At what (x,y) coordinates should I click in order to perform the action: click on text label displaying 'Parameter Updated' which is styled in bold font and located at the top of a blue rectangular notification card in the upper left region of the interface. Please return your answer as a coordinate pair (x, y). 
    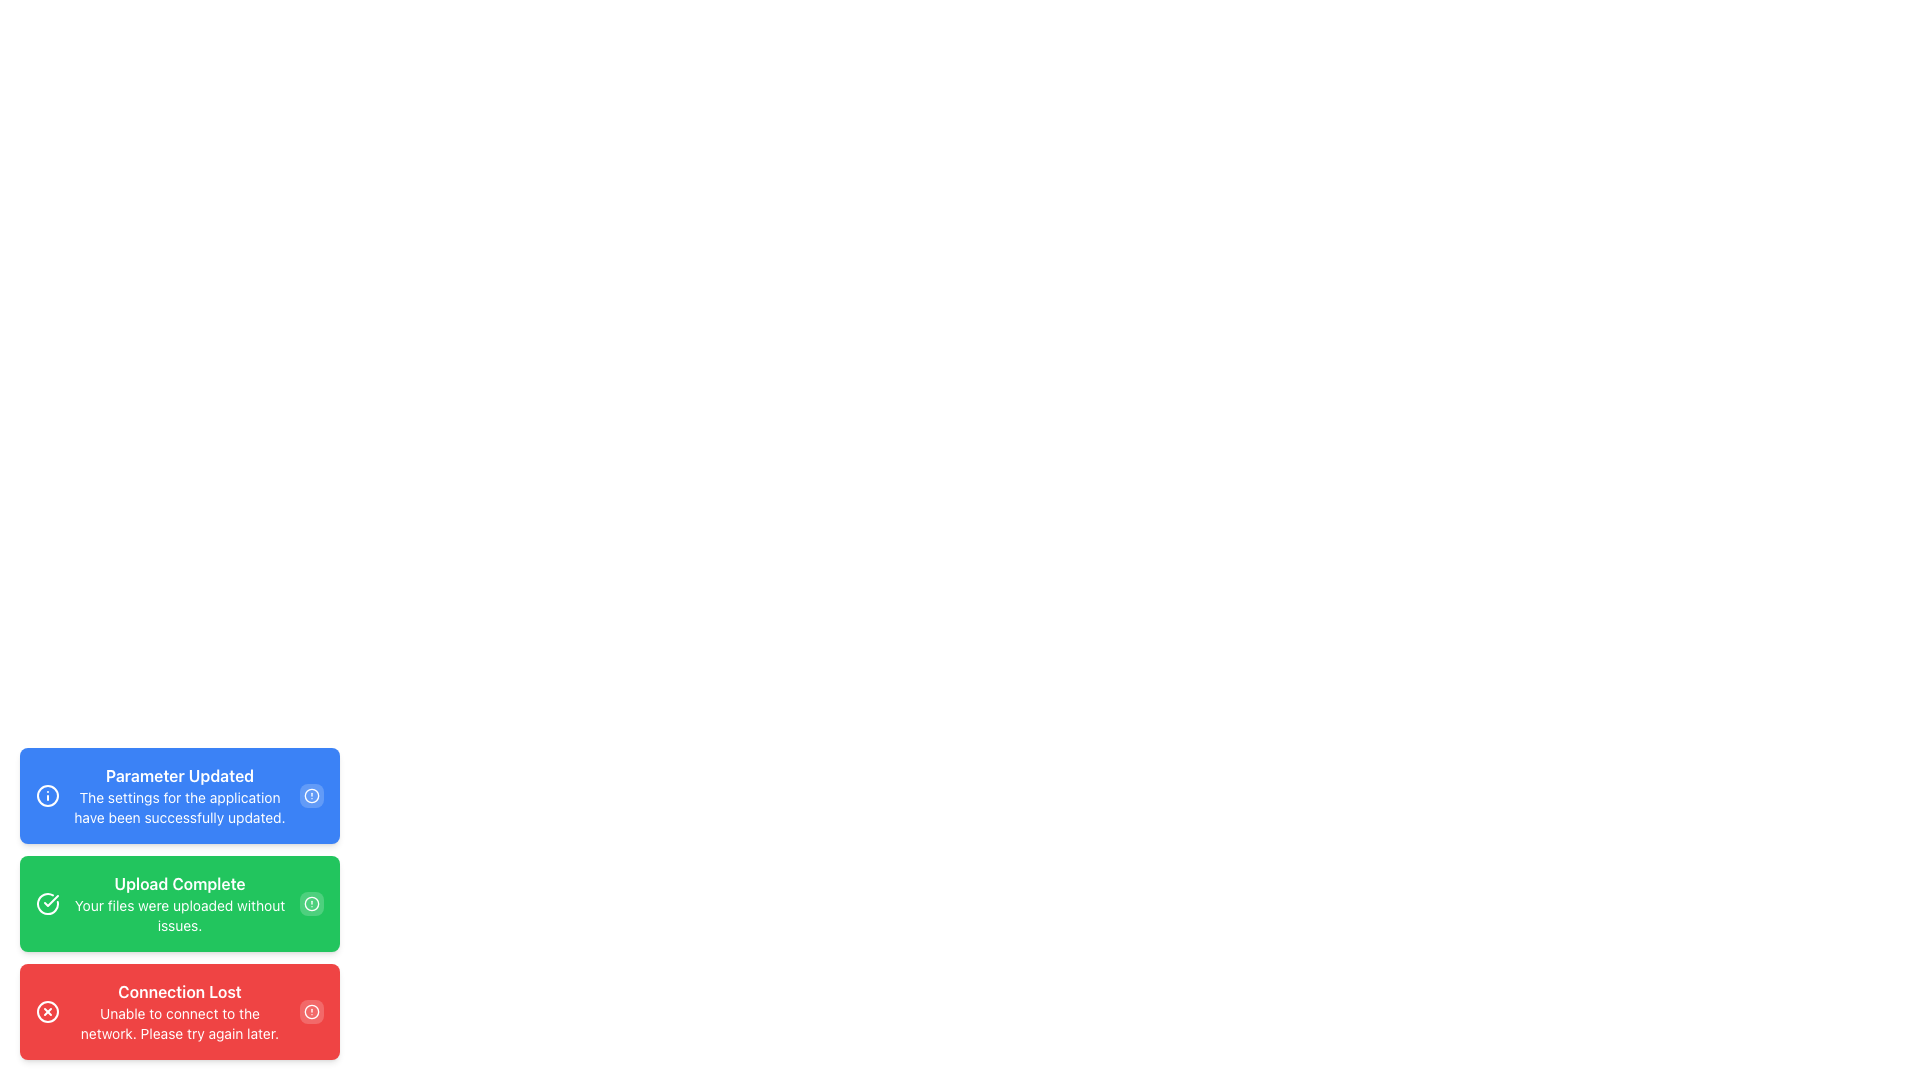
    Looking at the image, I should click on (180, 774).